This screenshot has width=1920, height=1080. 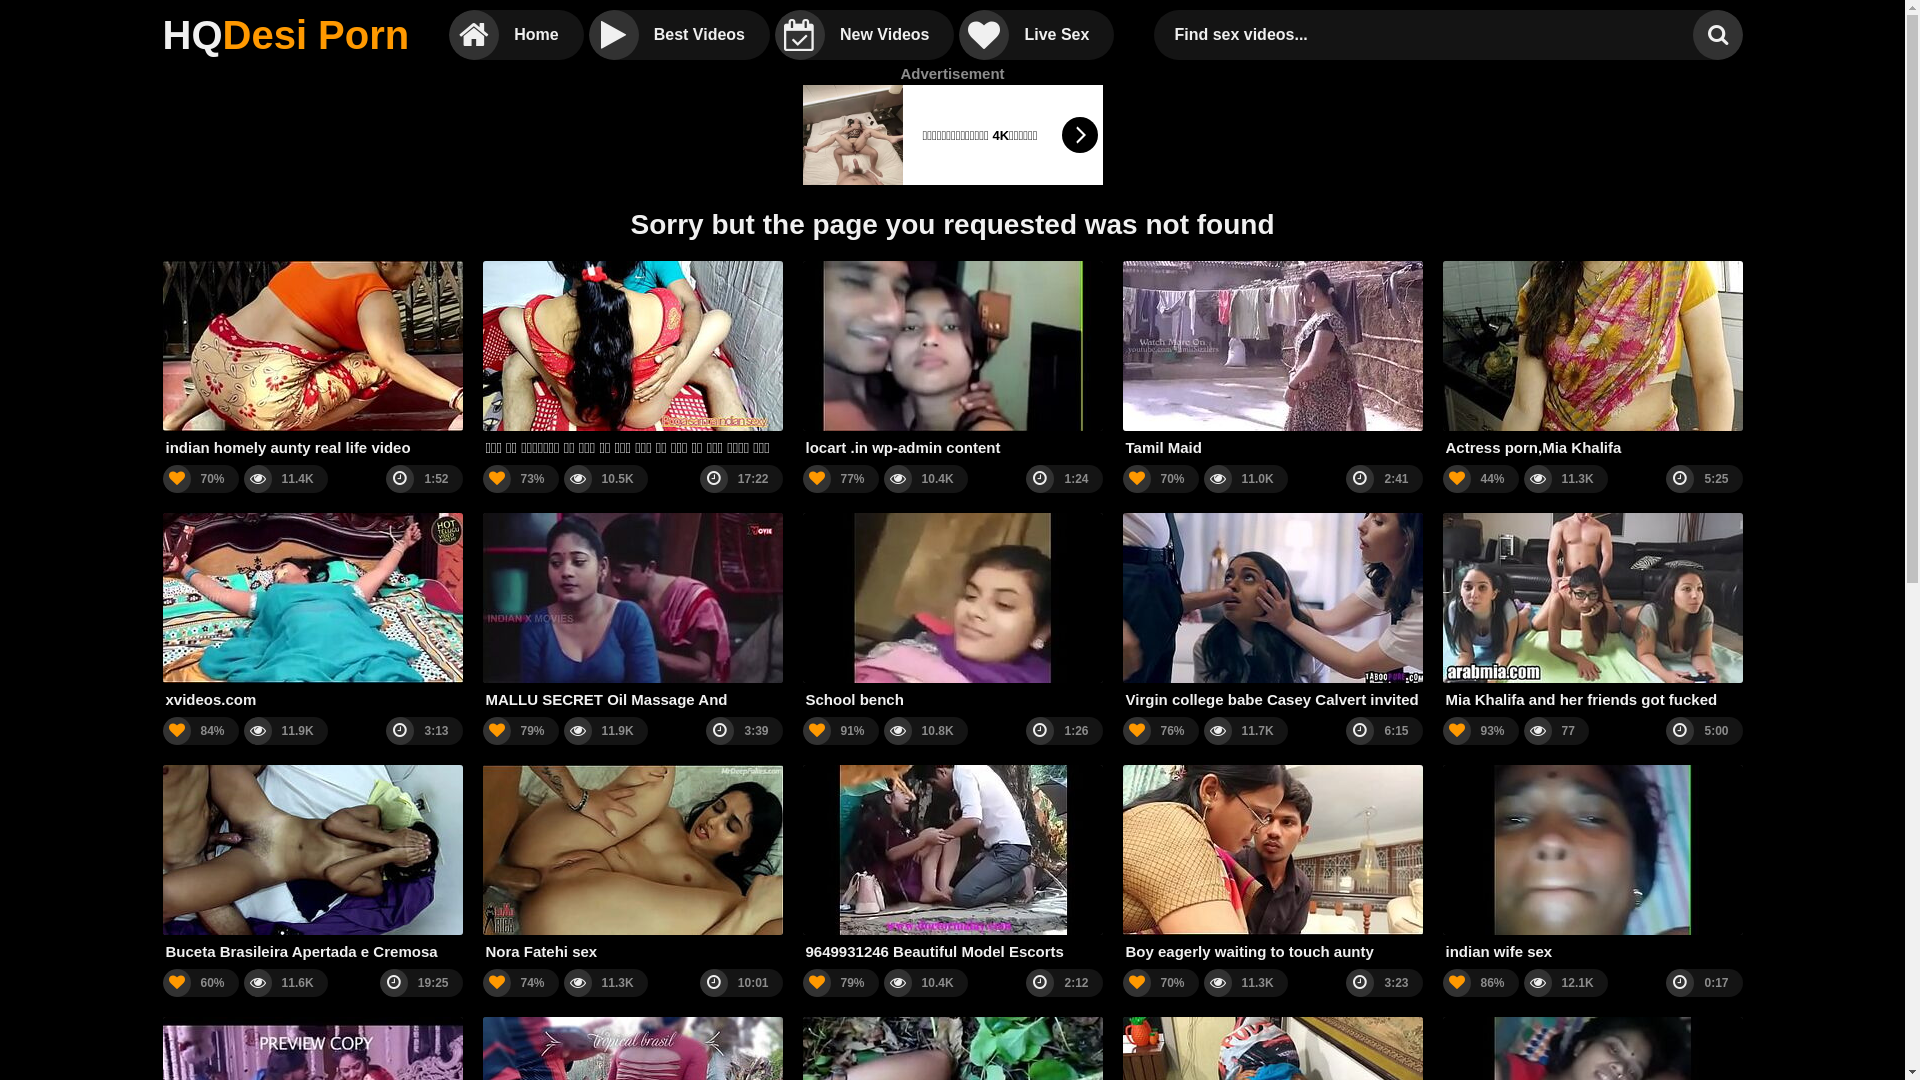 I want to click on 'Best Videos', so click(x=679, y=34).